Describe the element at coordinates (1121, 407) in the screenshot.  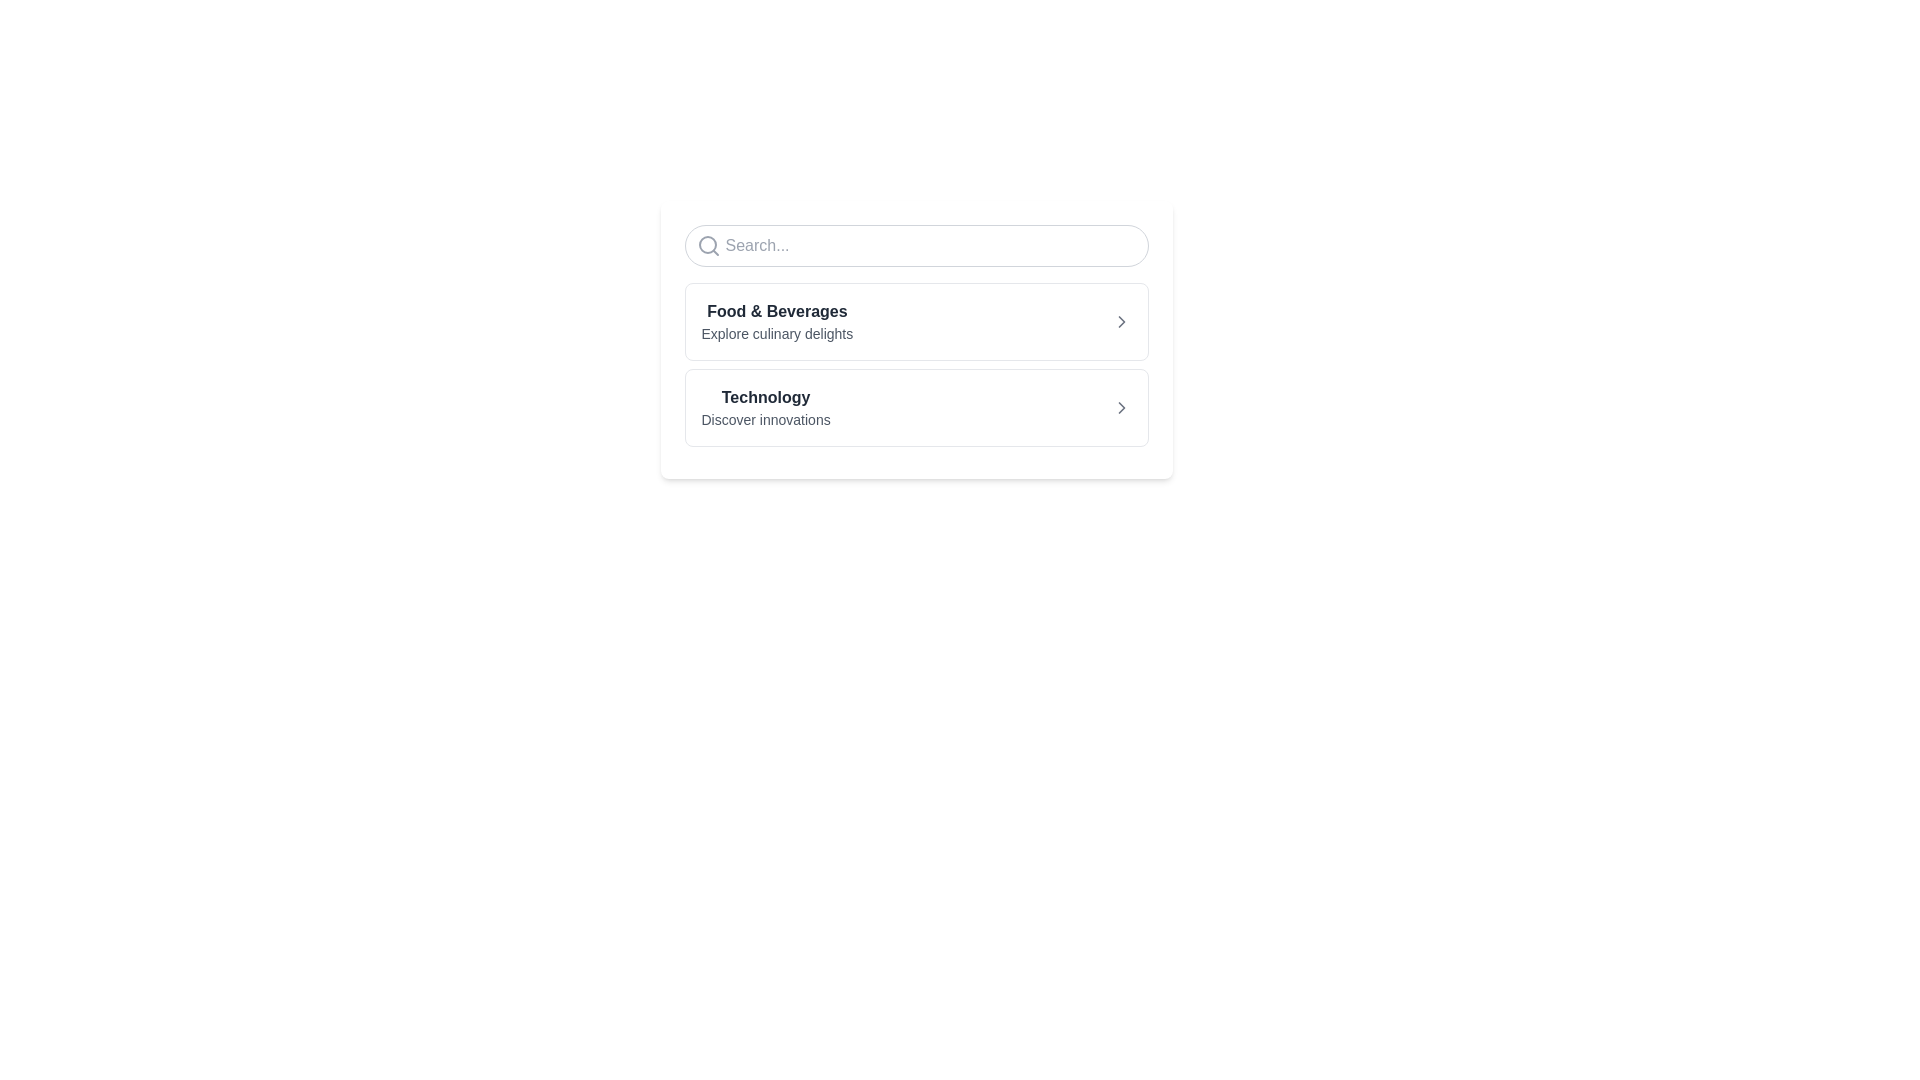
I see `the rightward-pointing chevron icon located at the far right of the 'Technology' category box, which is vertically centered and positioned after the text 'Discover innovations'` at that location.